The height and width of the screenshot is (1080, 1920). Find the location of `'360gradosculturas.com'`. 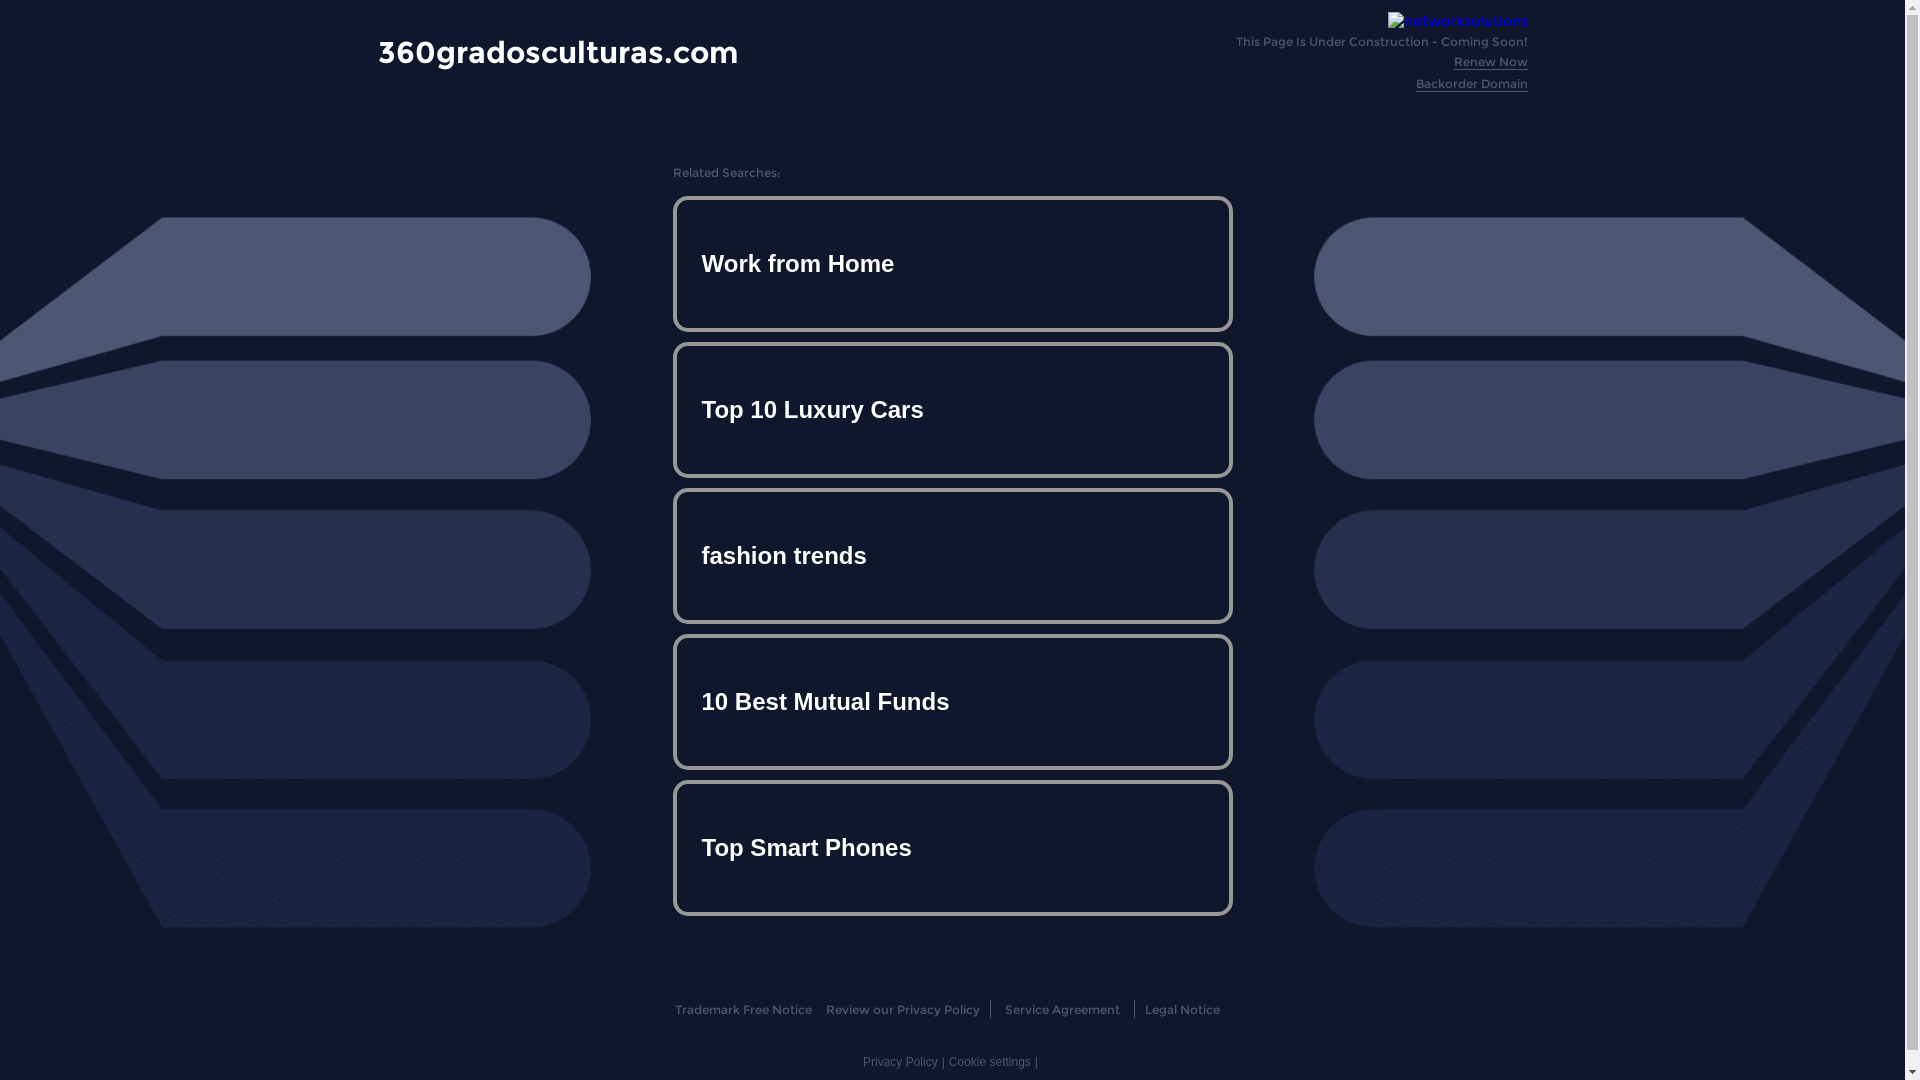

'360gradosculturas.com' is located at coordinates (557, 51).